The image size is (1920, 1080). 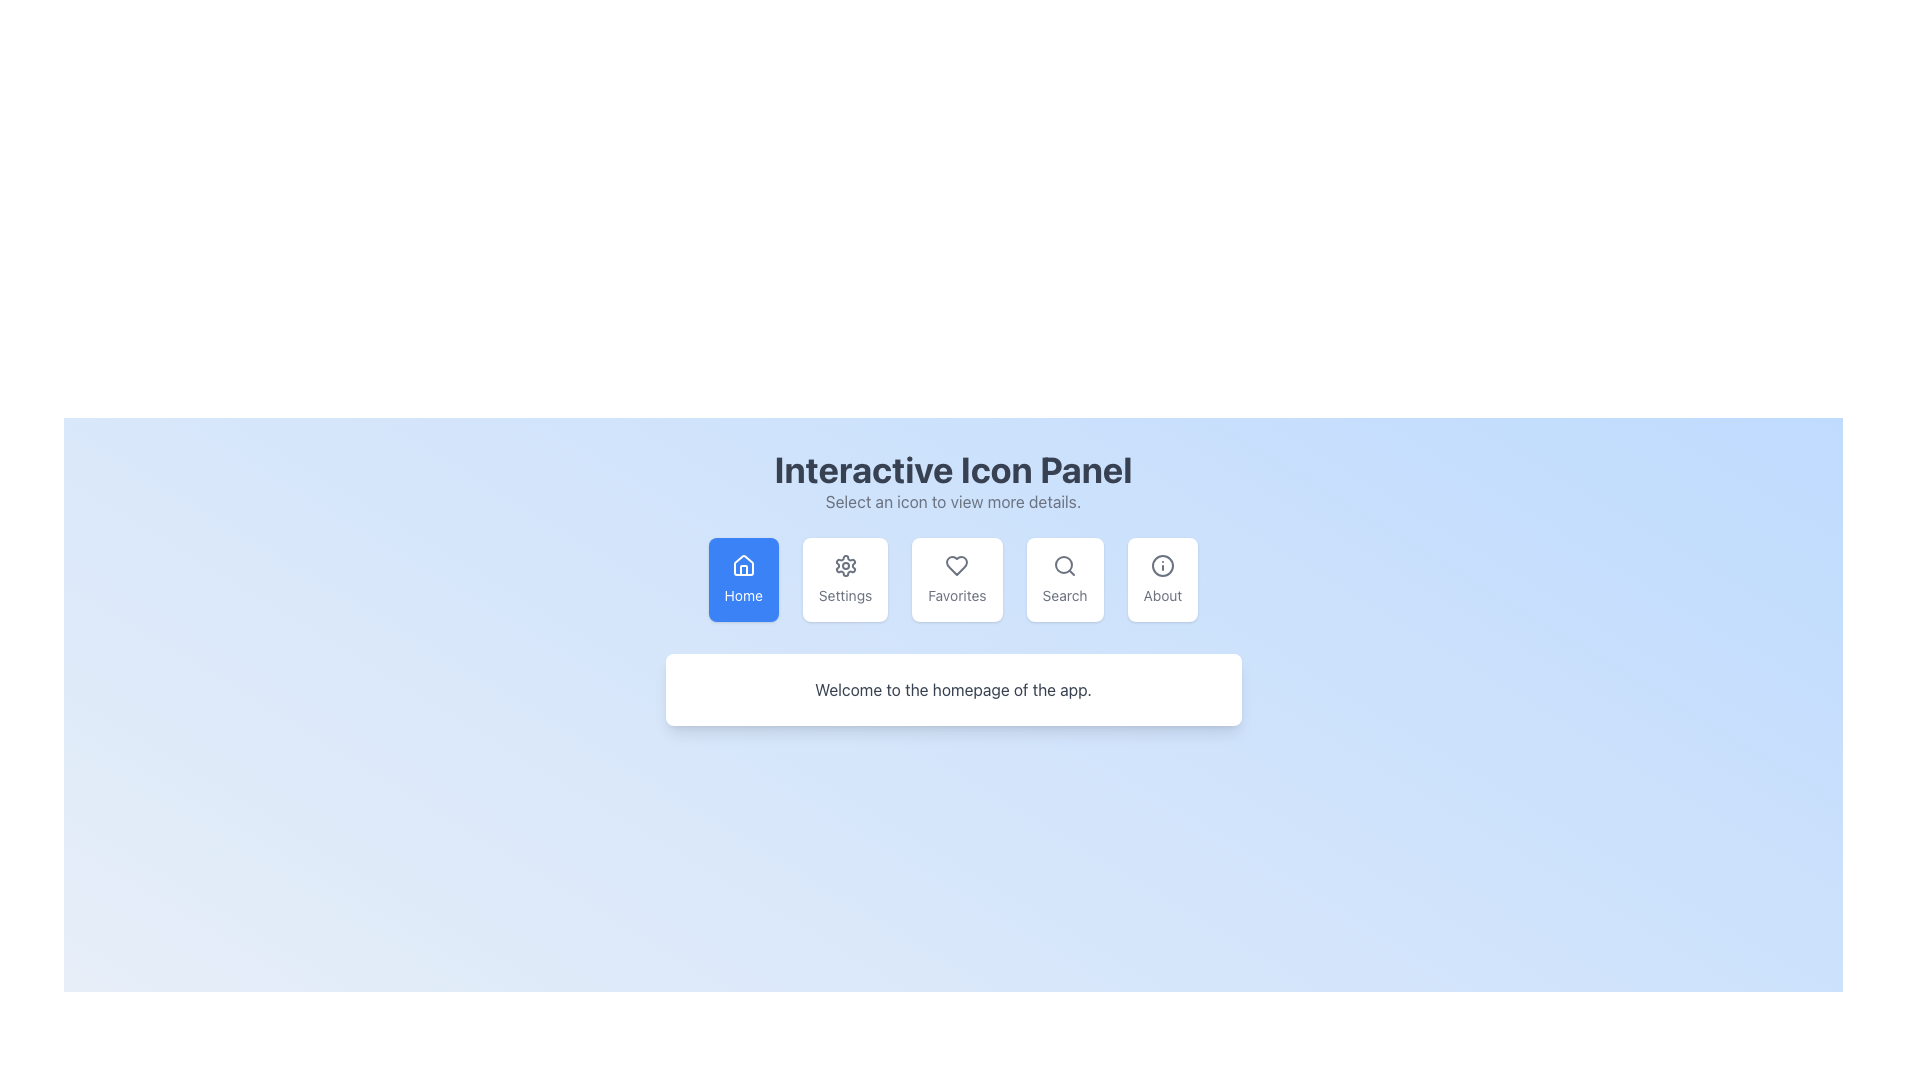 What do you see at coordinates (845, 595) in the screenshot?
I see `the 'Settings' text label located centrally below the gear-shaped icon in the second button from the left in the interactive panel of icons` at bounding box center [845, 595].